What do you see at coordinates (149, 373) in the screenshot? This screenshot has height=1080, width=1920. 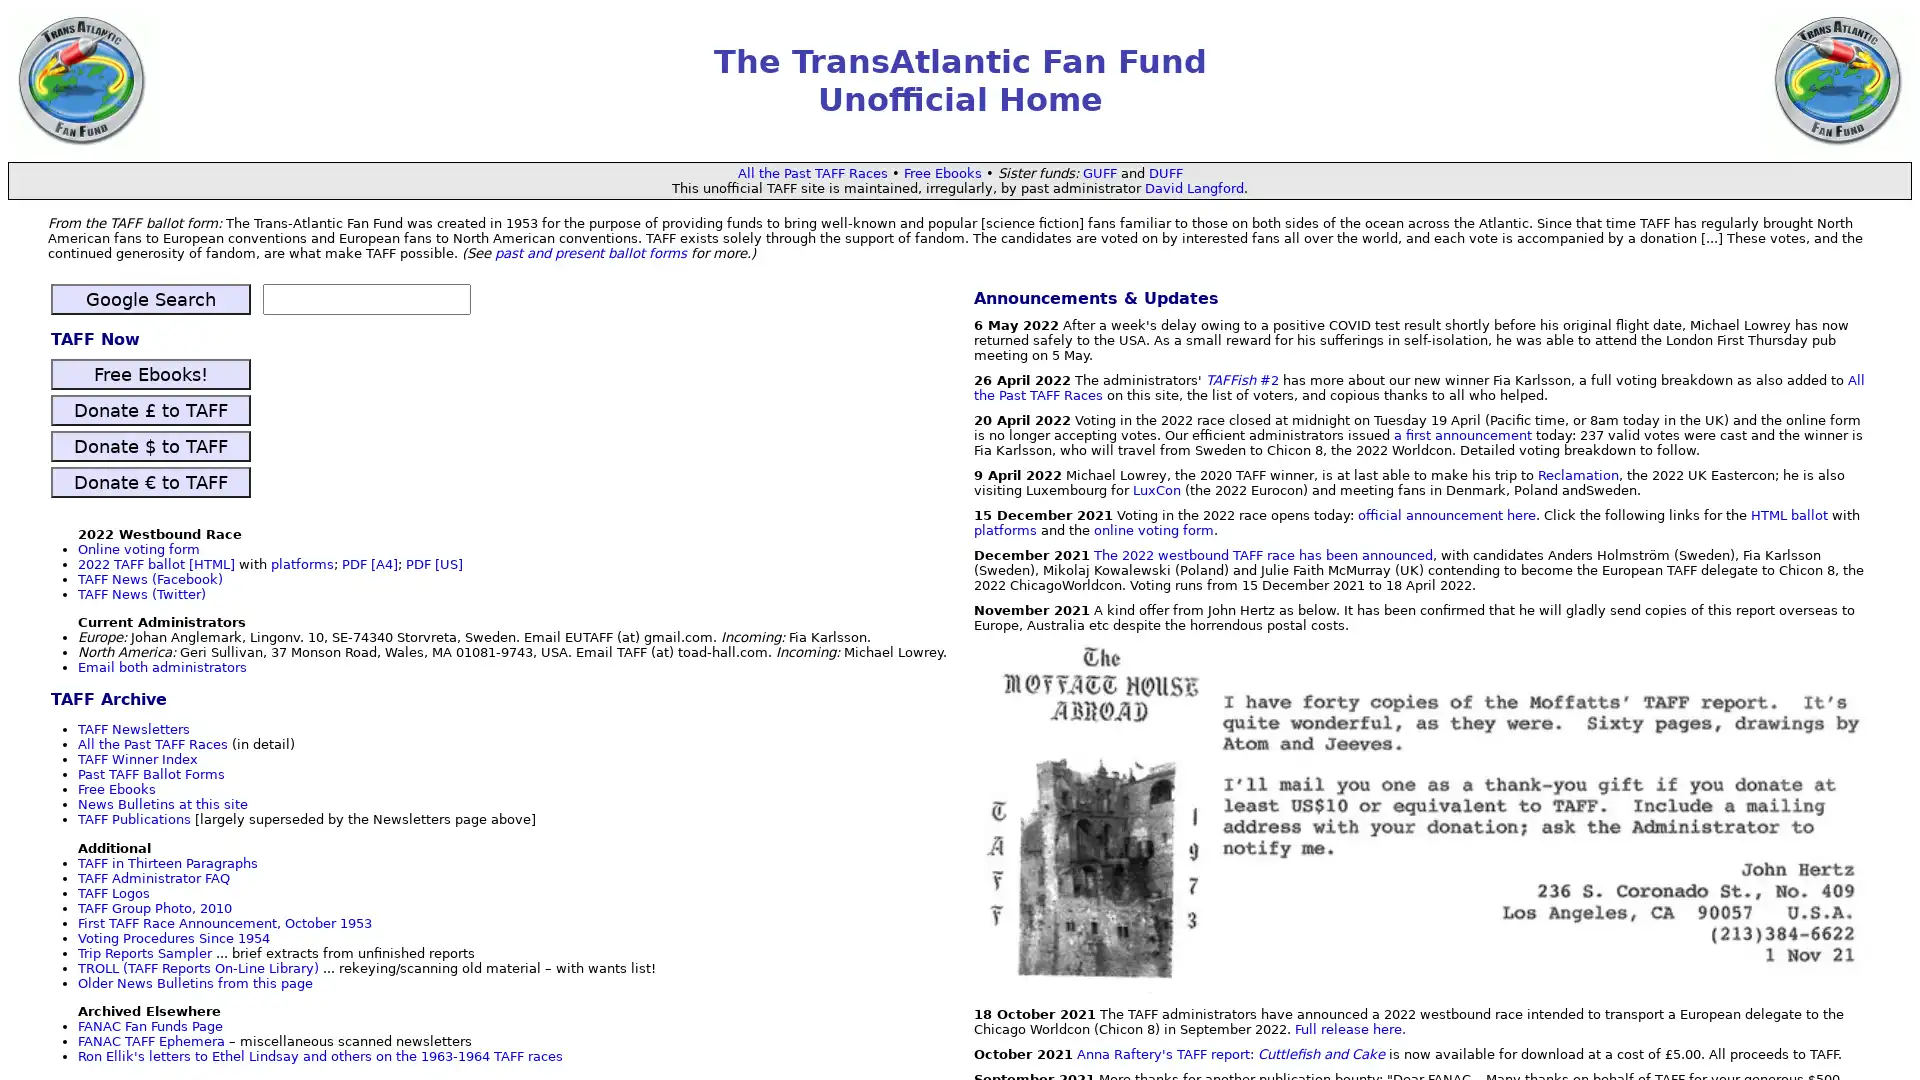 I see `Free Ebooks!` at bounding box center [149, 373].